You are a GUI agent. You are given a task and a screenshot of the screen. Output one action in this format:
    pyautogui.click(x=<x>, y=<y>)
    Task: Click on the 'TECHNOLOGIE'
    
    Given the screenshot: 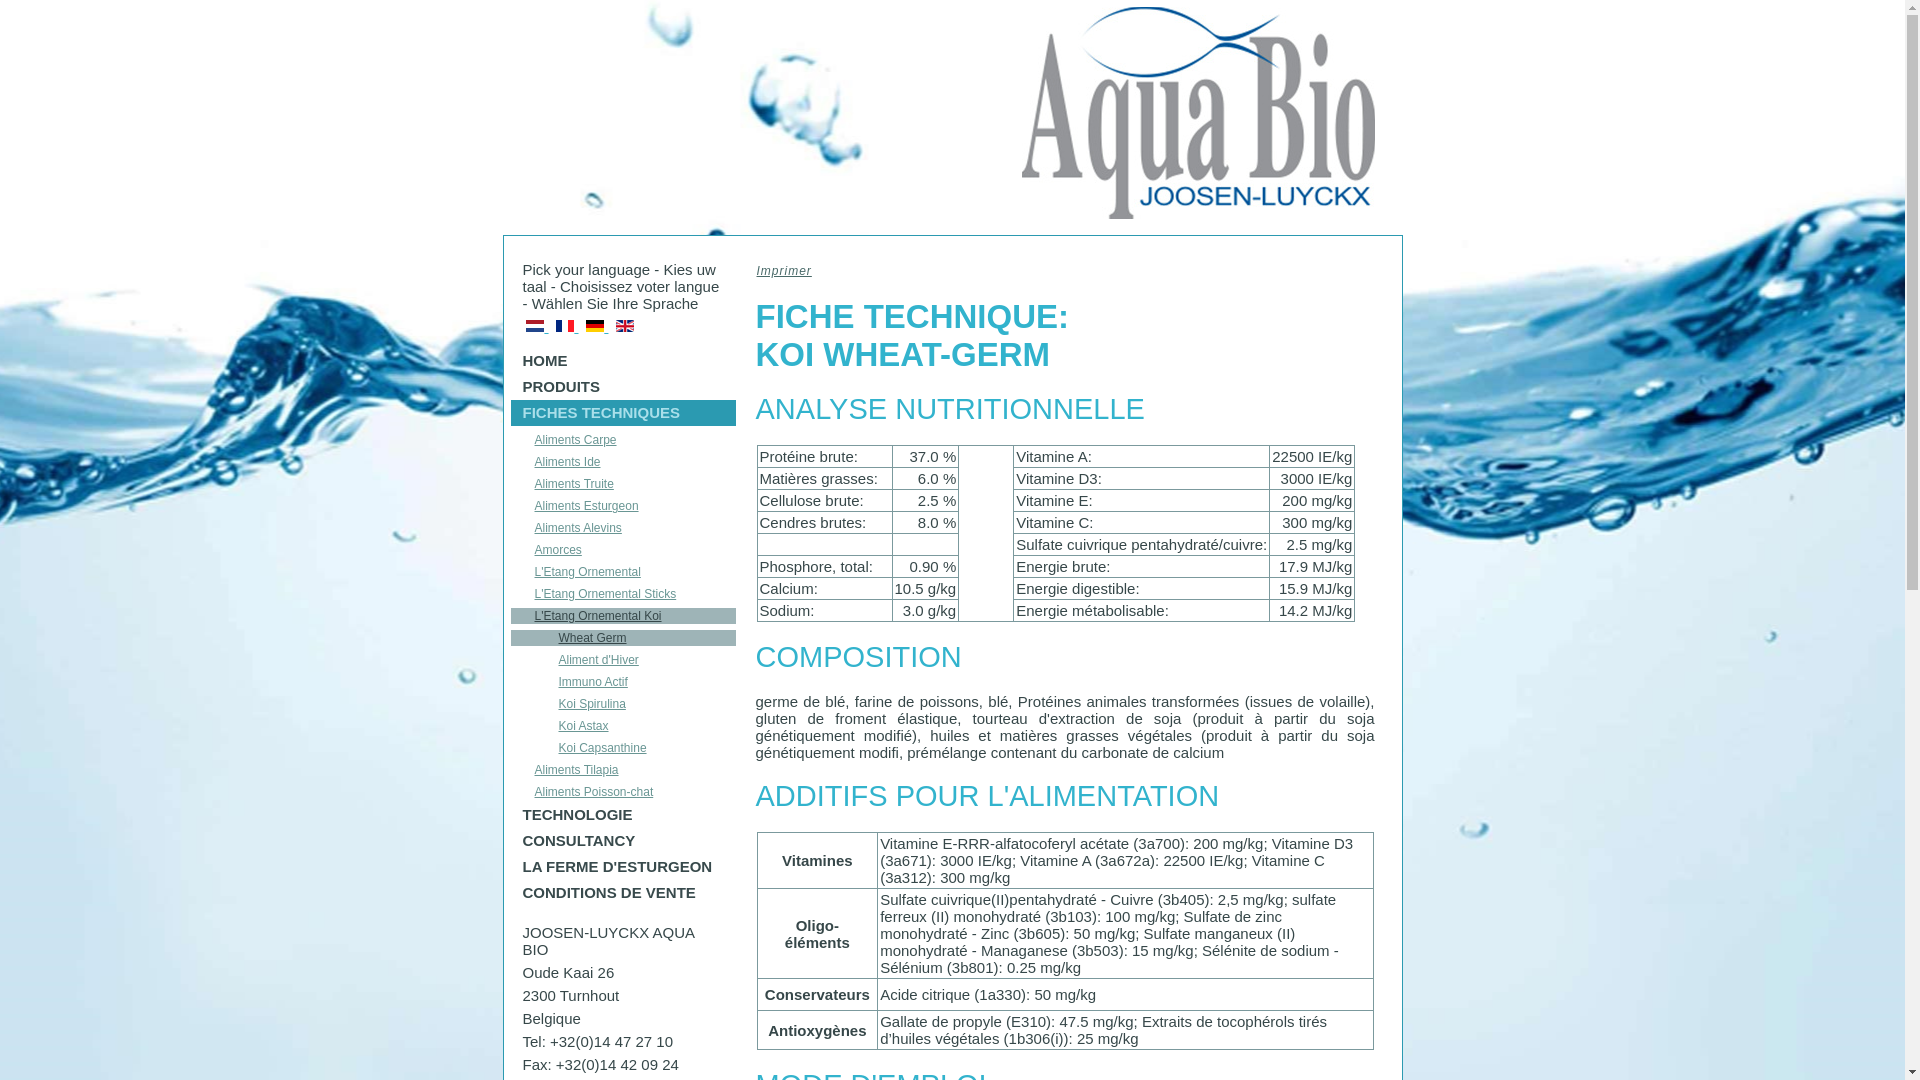 What is the action you would take?
    pyautogui.click(x=509, y=814)
    